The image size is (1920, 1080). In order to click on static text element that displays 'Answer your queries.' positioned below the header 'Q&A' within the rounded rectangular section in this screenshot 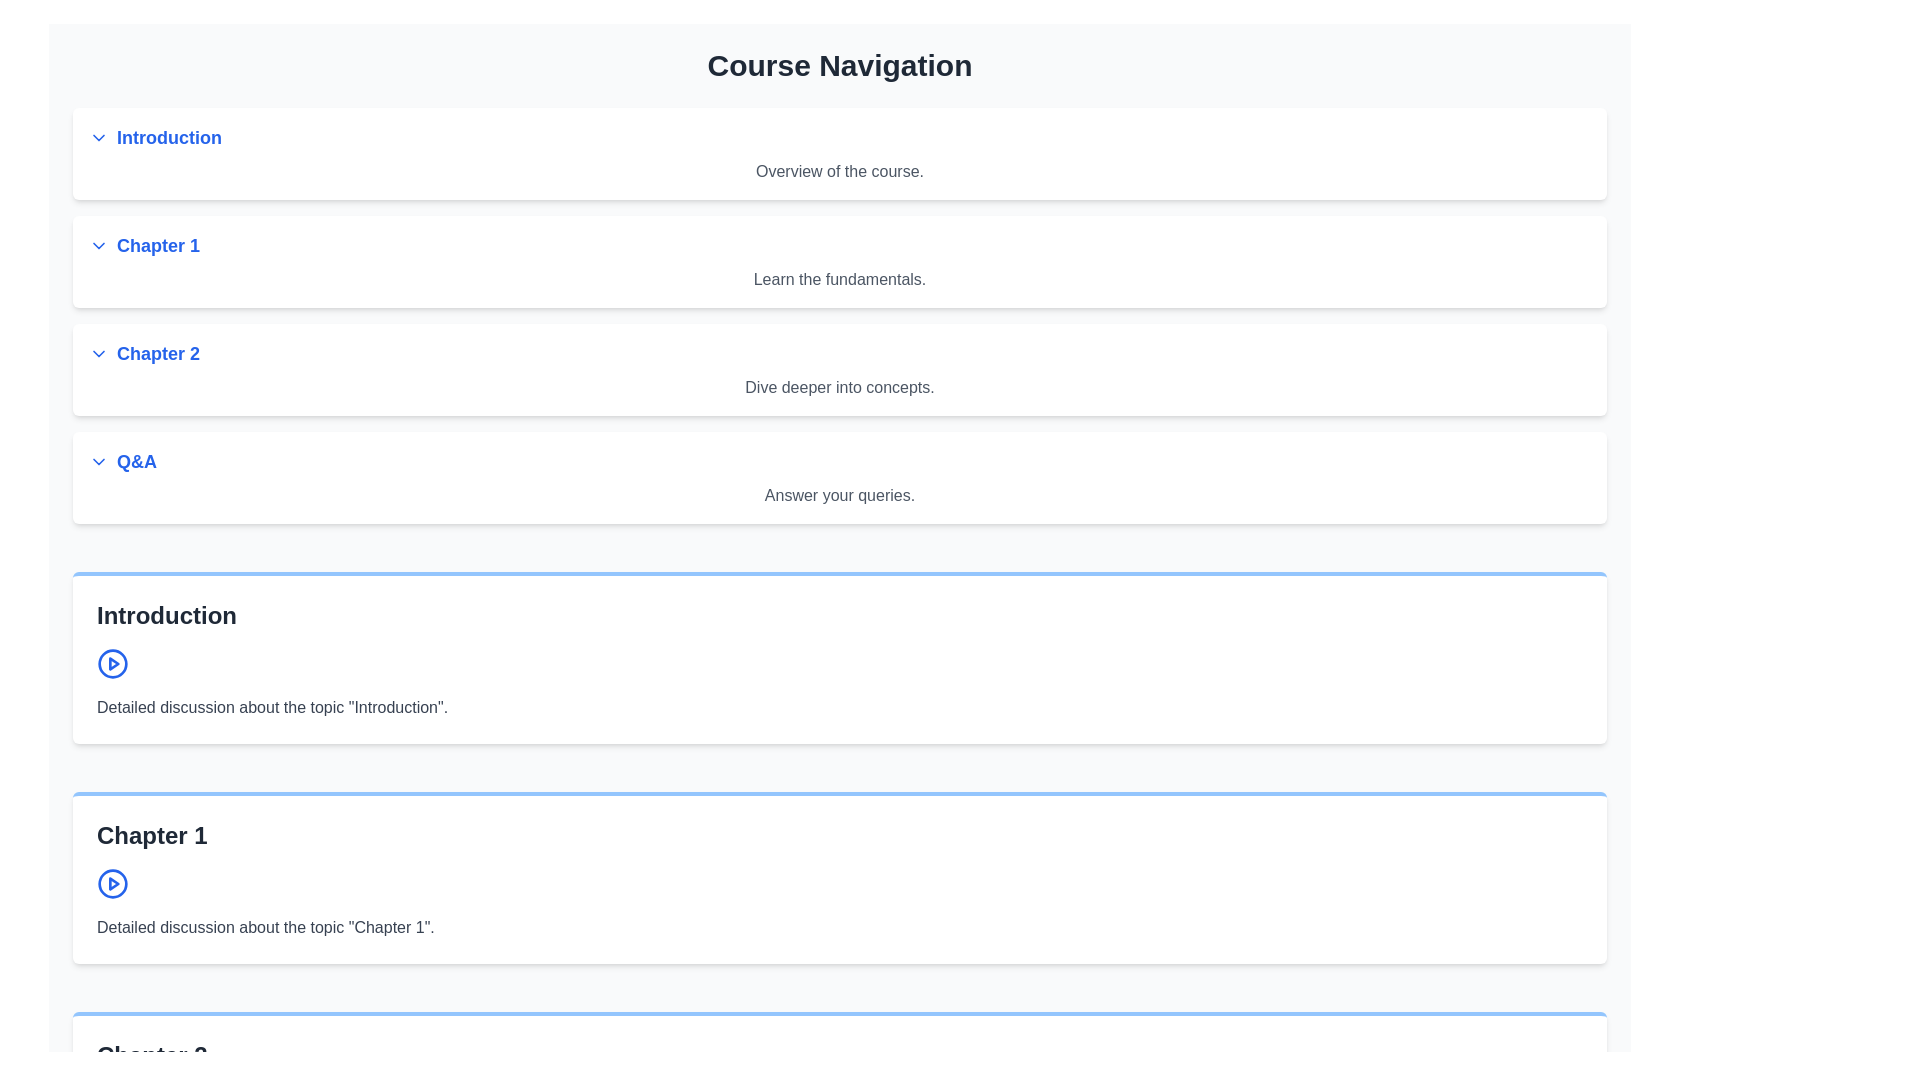, I will do `click(840, 495)`.